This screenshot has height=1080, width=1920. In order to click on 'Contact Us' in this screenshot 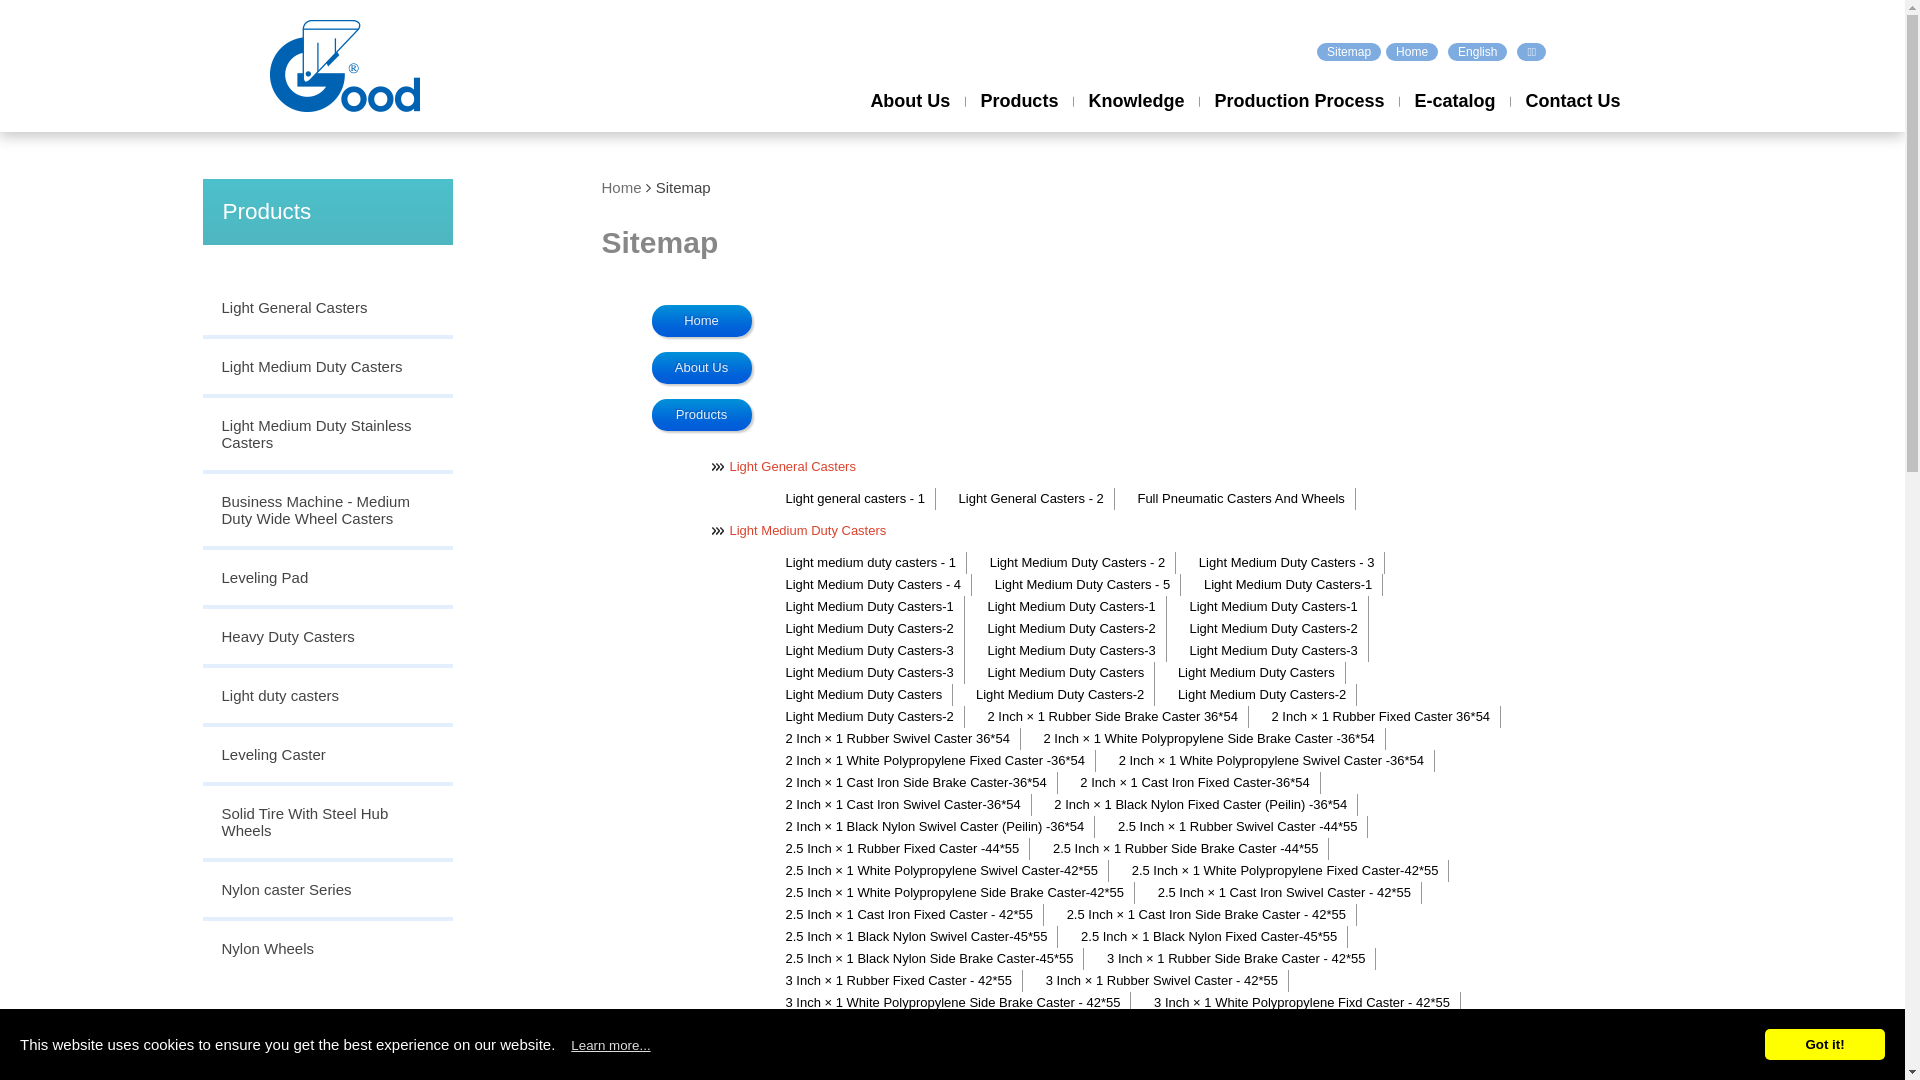, I will do `click(1571, 119)`.